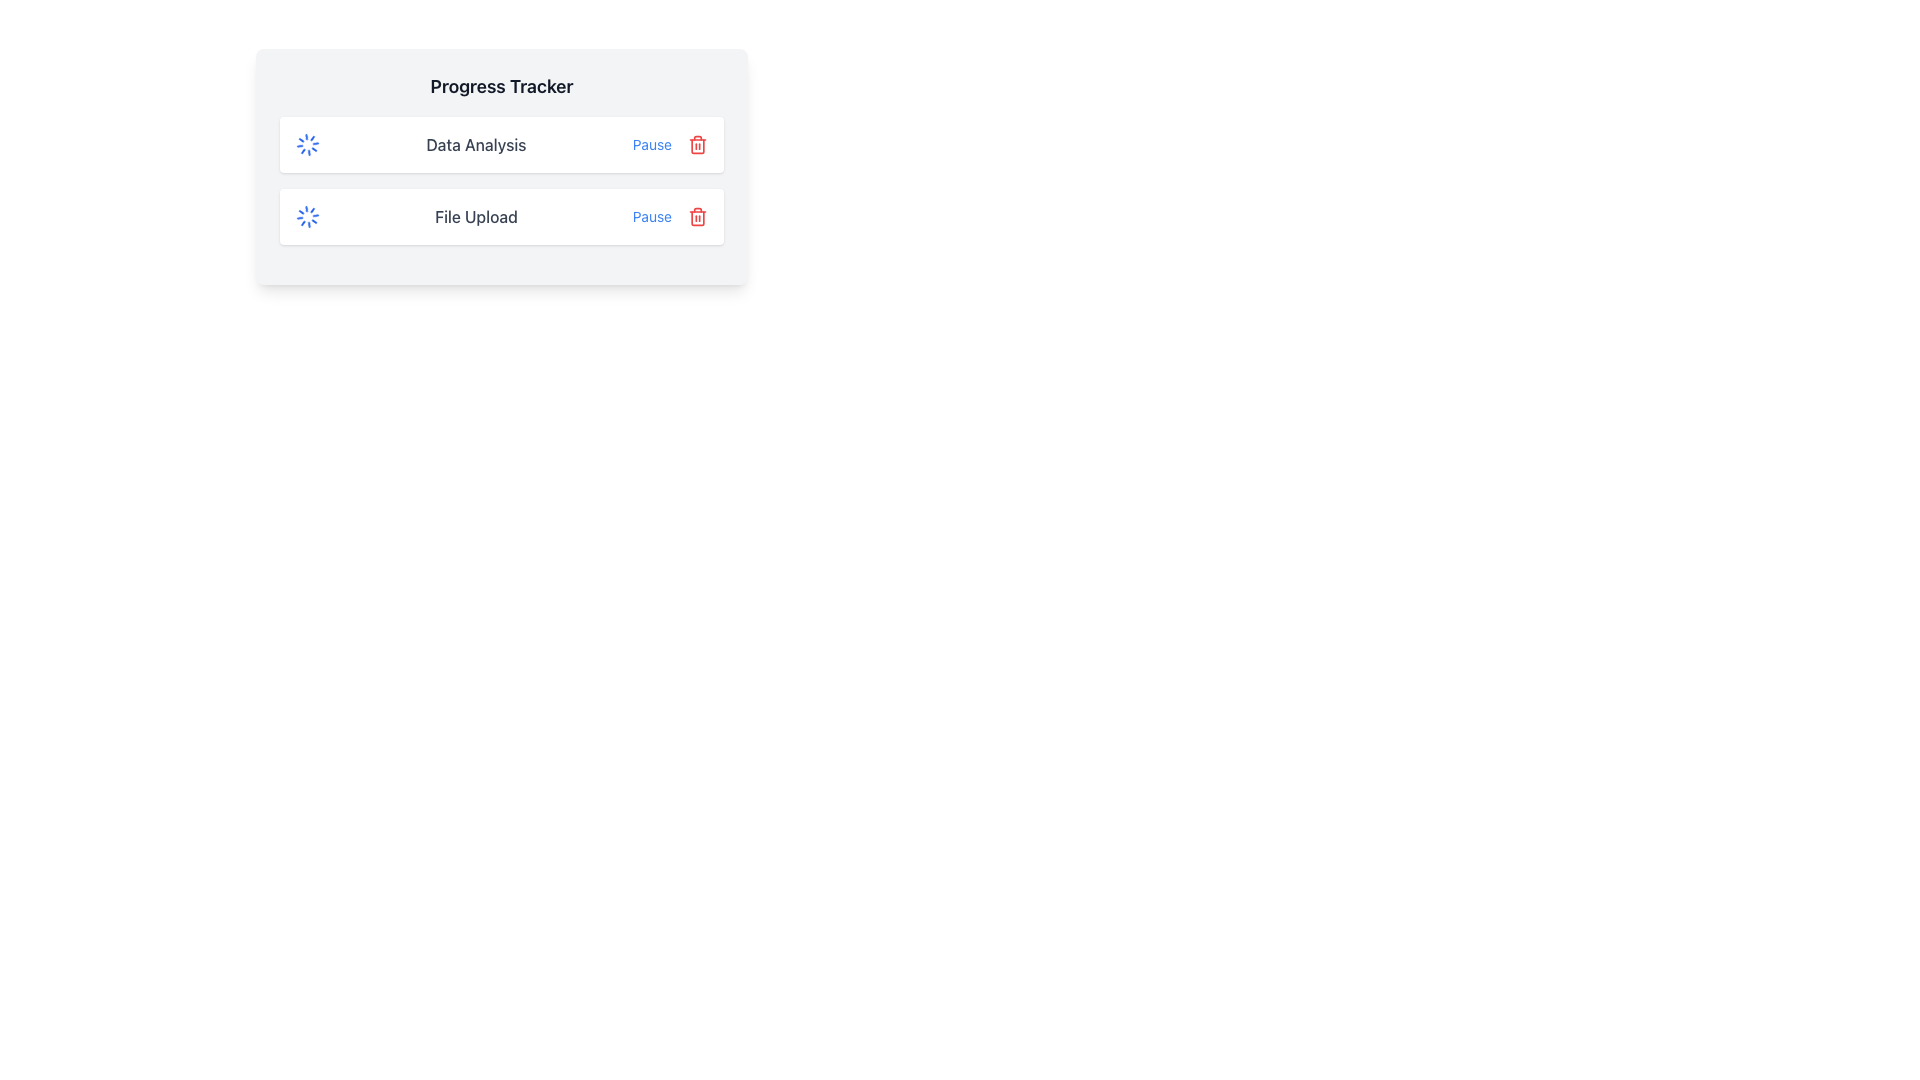 The width and height of the screenshot is (1920, 1080). I want to click on the pause button for the ongoing 'Data Analysis' process, which is the fifth button in a horizontal list located near the right corner of its row, so click(652, 144).